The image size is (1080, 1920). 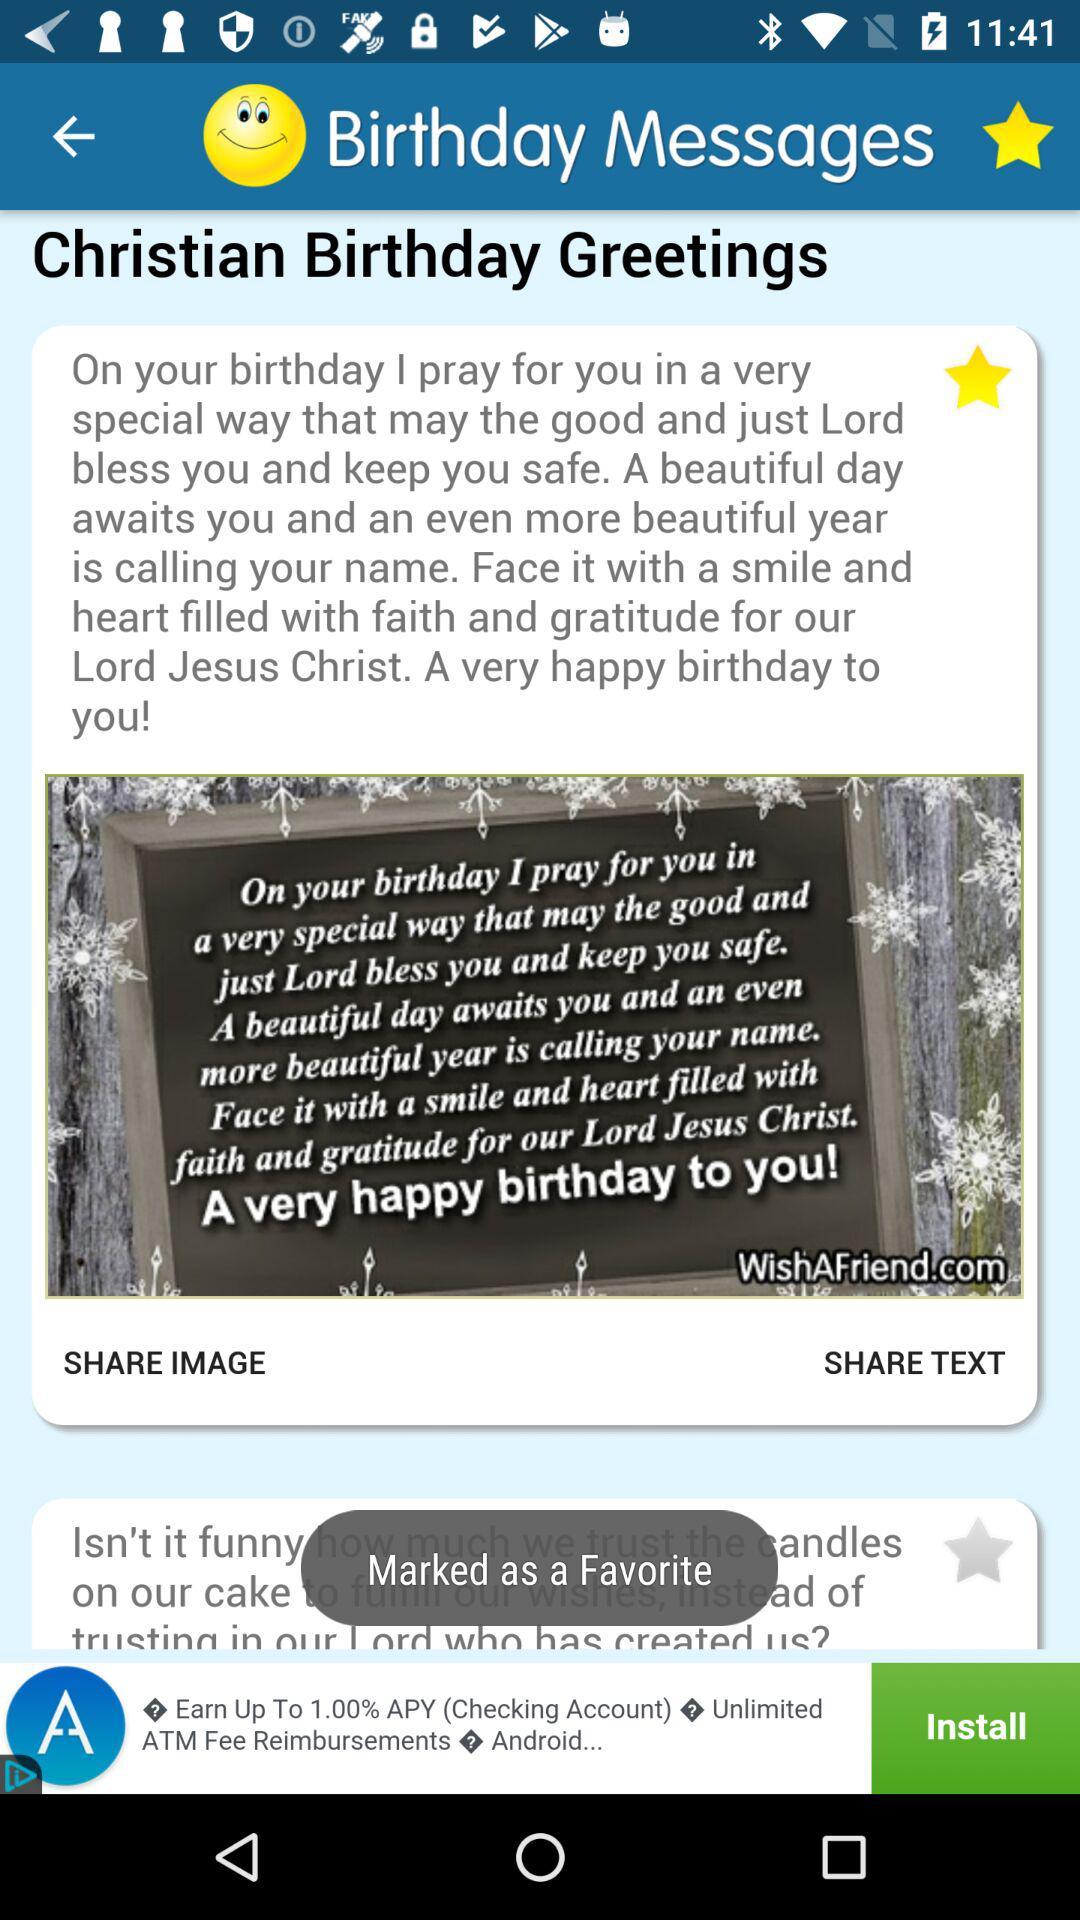 I want to click on favorite, so click(x=975, y=378).